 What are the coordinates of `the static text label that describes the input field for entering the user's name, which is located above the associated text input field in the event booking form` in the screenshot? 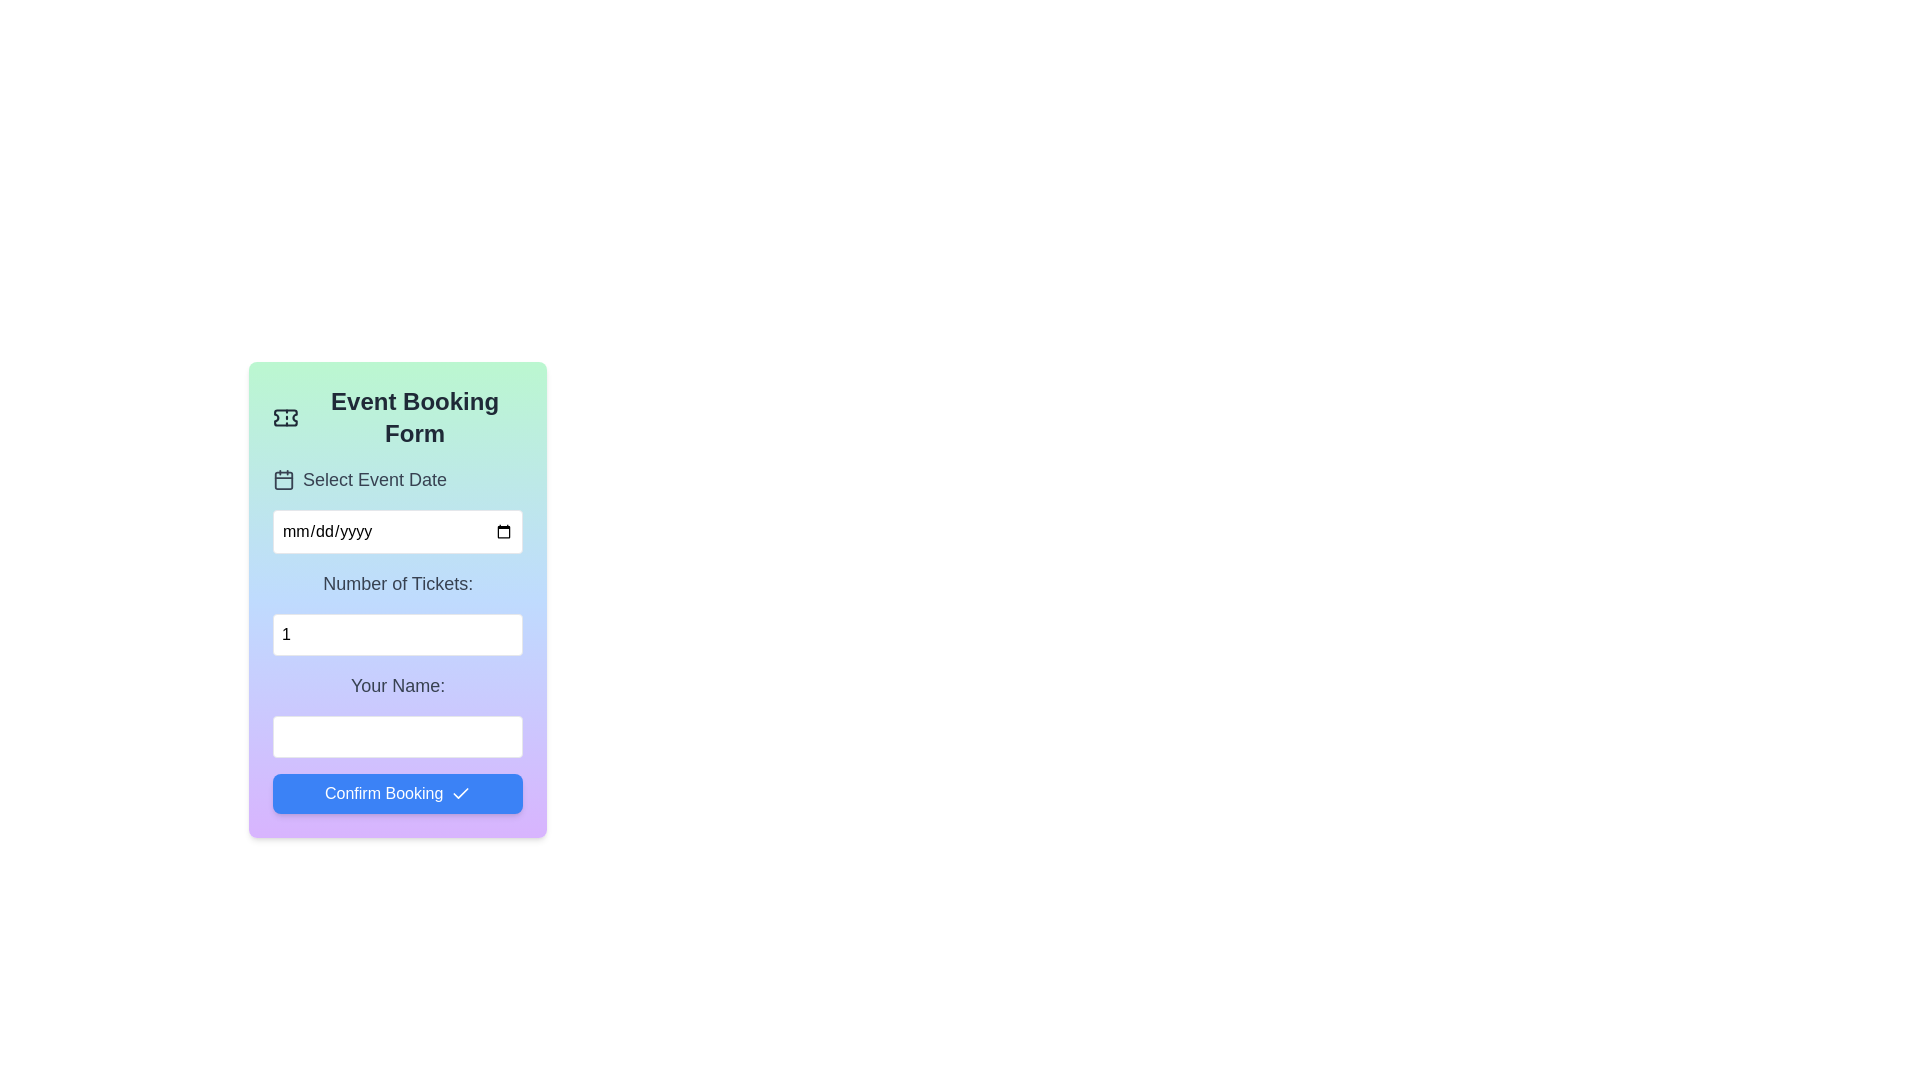 It's located at (398, 685).